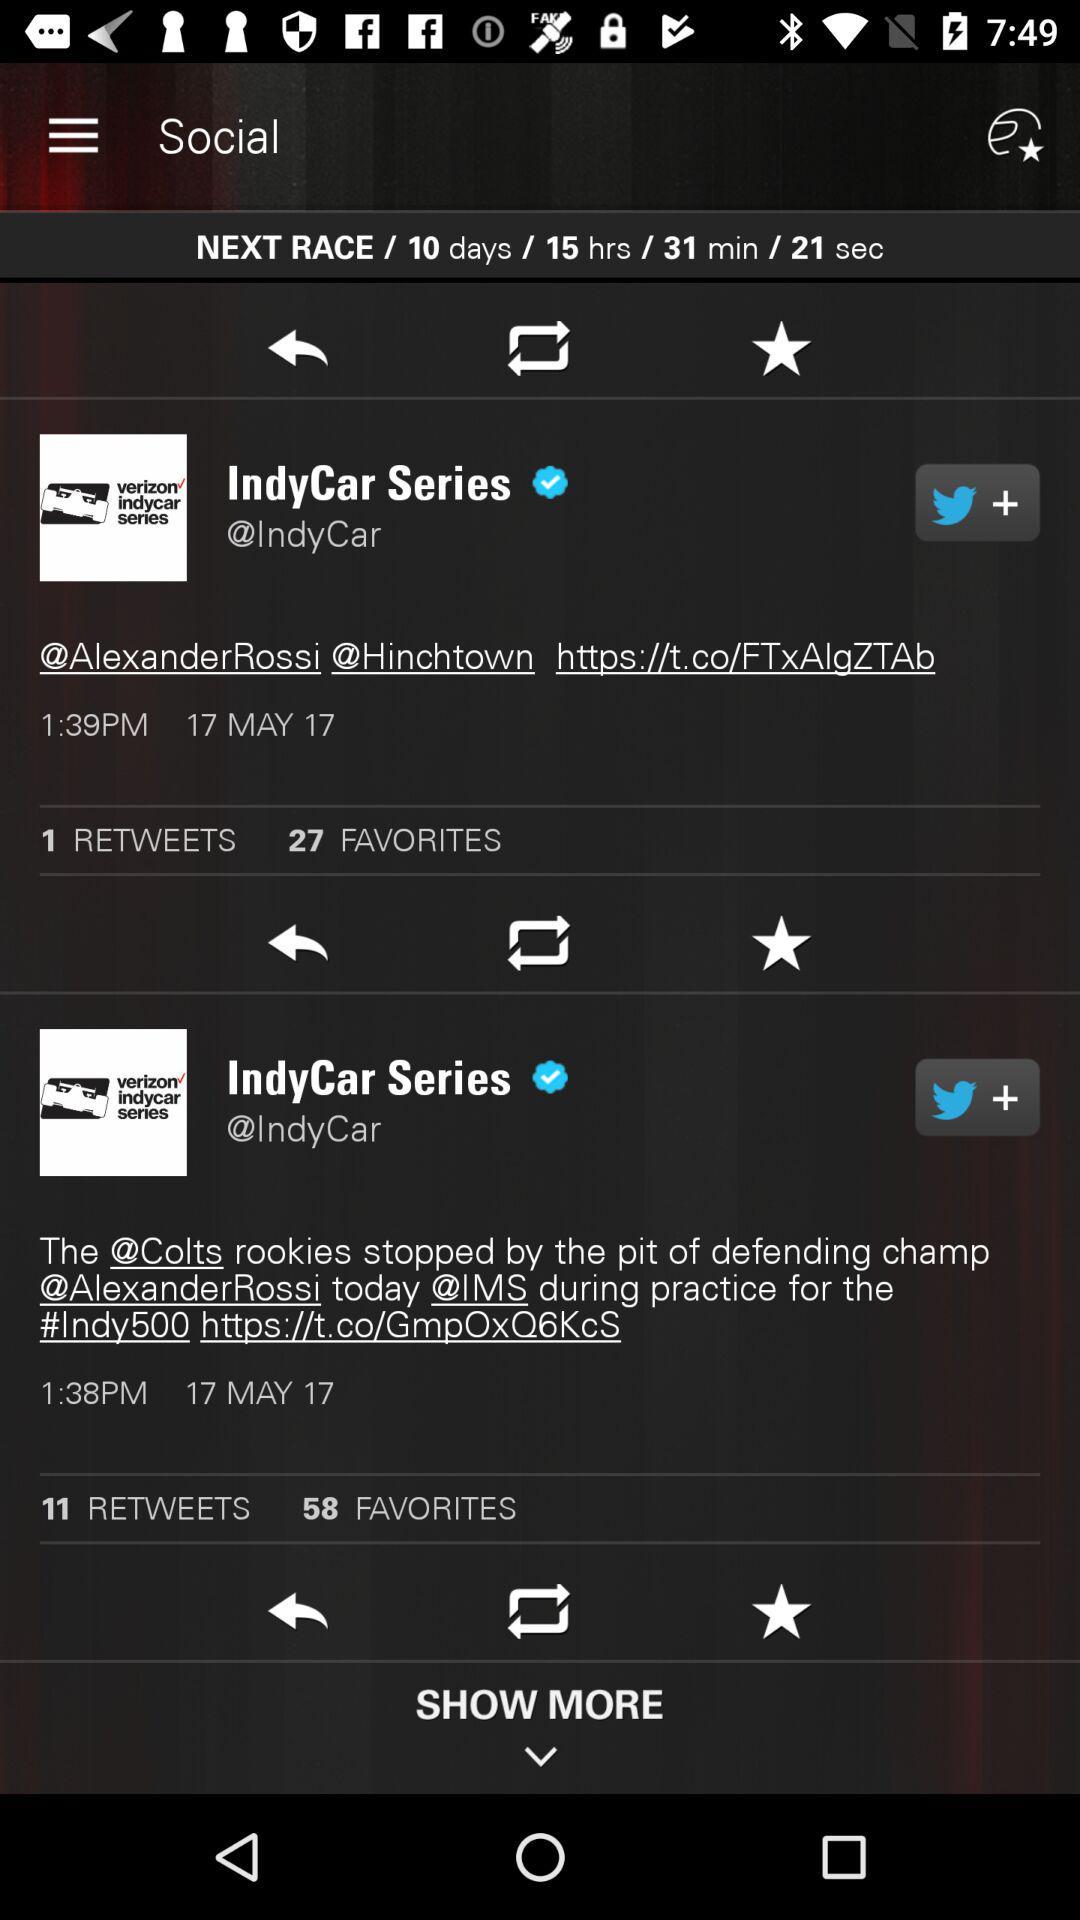  Describe the element at coordinates (976, 1096) in the screenshot. I see `adds a tweet` at that location.